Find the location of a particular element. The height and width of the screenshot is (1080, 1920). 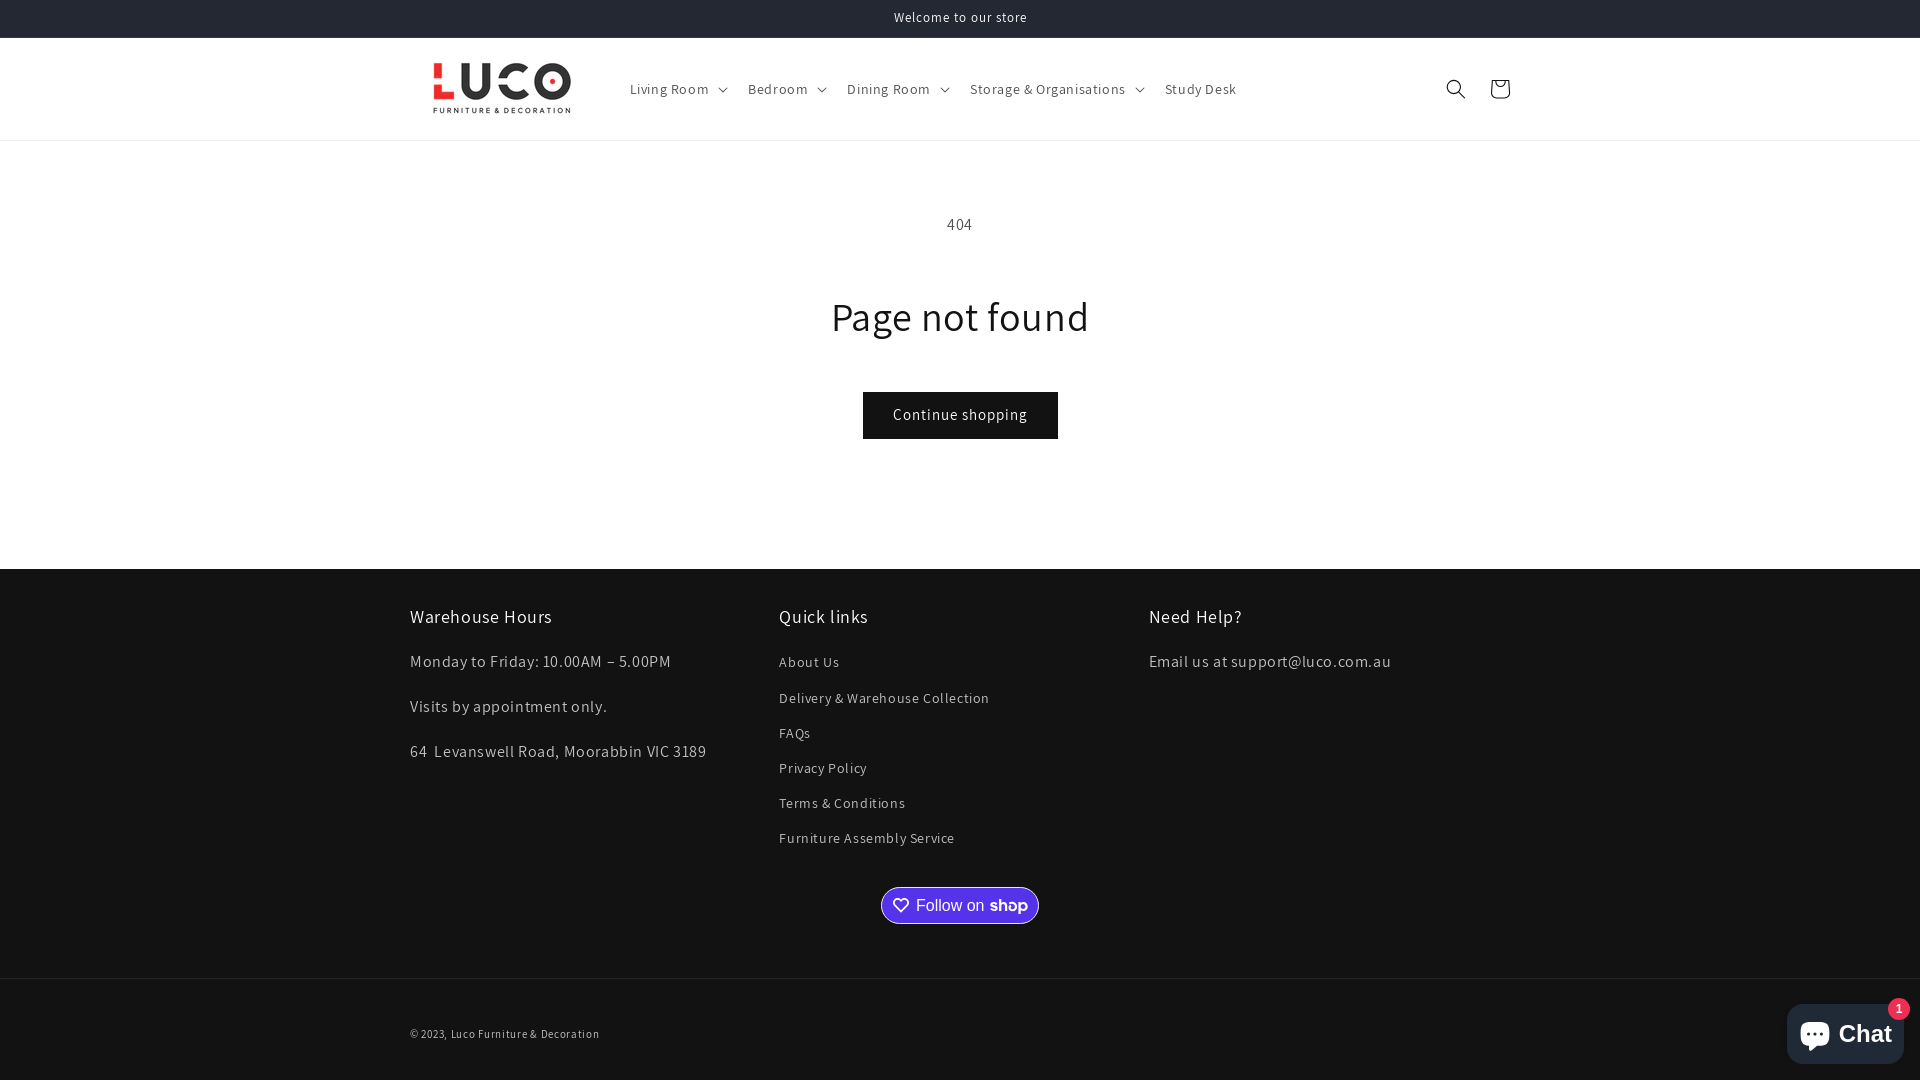

'Study Desk' is located at coordinates (1152, 87).